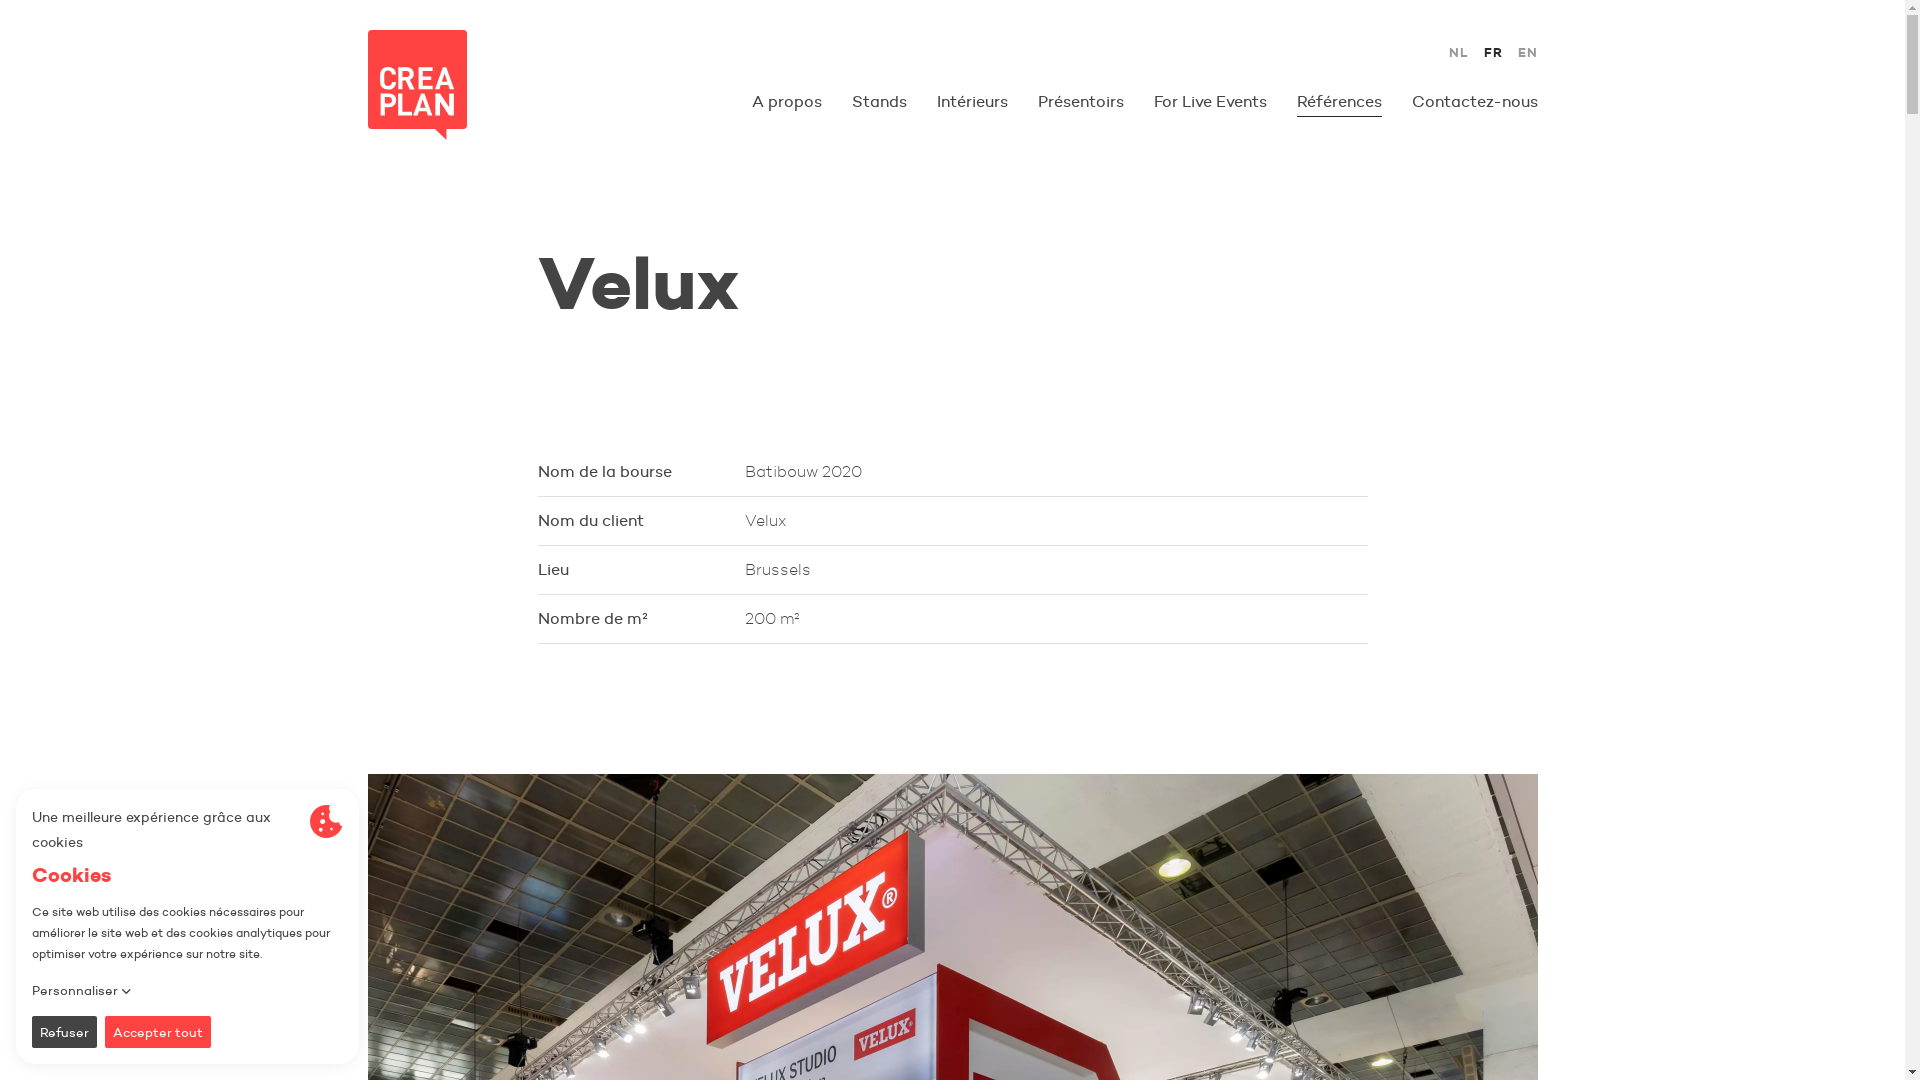 The height and width of the screenshot is (1080, 1920). Describe the element at coordinates (786, 101) in the screenshot. I see `'A propos'` at that location.